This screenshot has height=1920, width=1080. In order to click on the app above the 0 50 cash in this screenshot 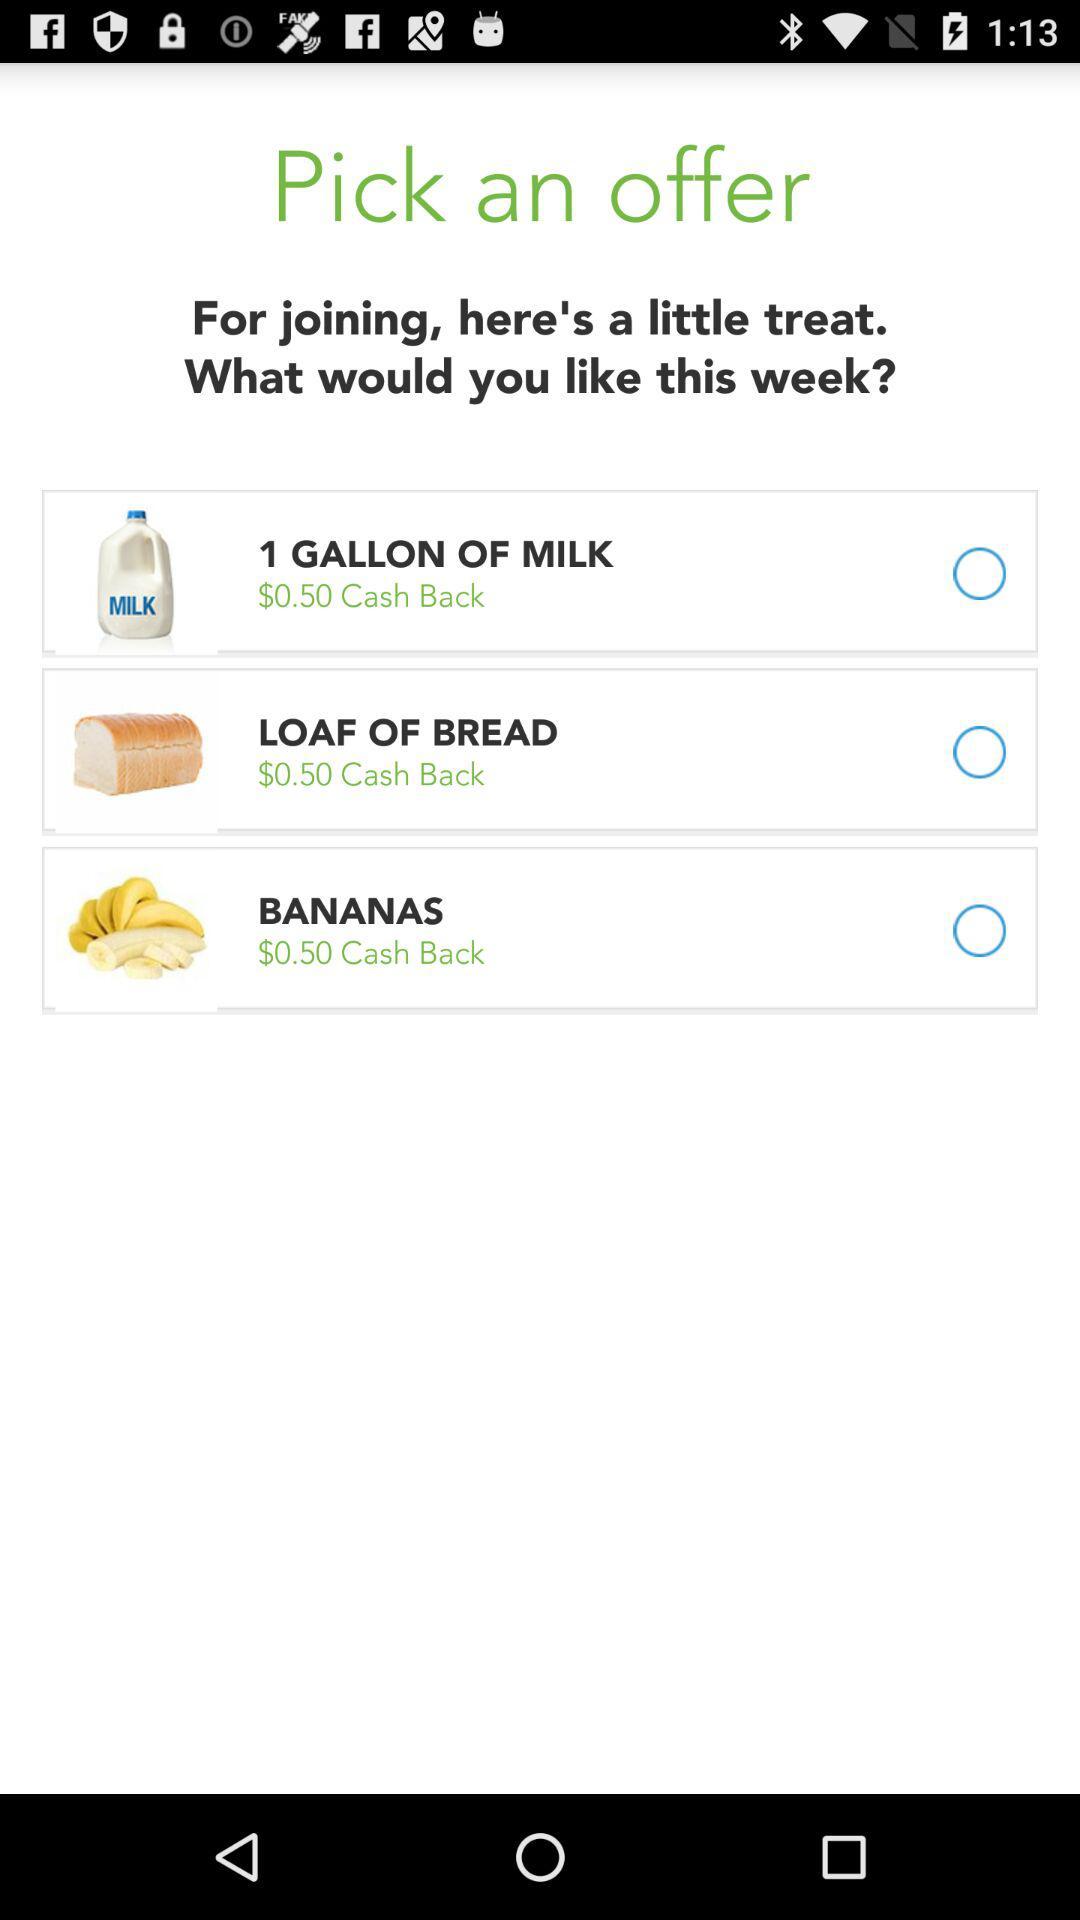, I will do `click(350, 910)`.